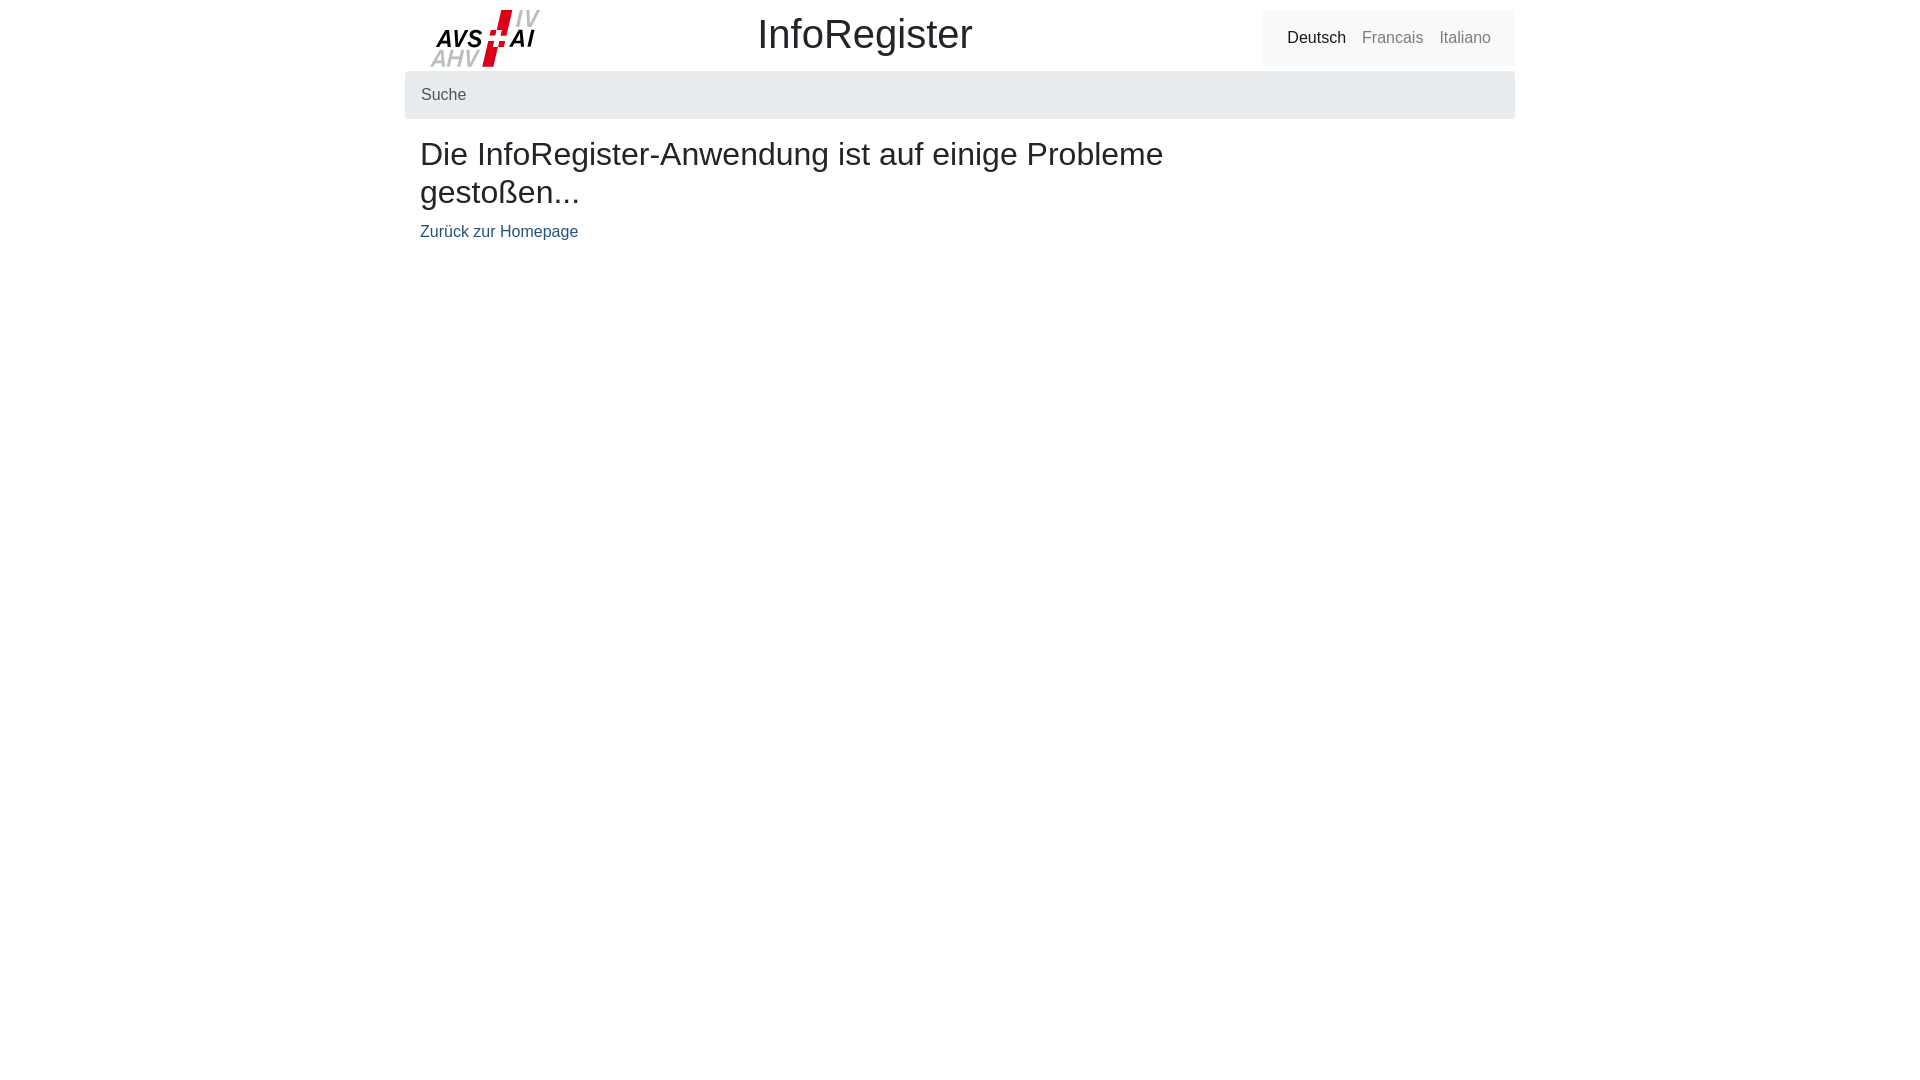 This screenshot has width=1920, height=1080. Describe the element at coordinates (1316, 38) in the screenshot. I see `'Deutsch'` at that location.